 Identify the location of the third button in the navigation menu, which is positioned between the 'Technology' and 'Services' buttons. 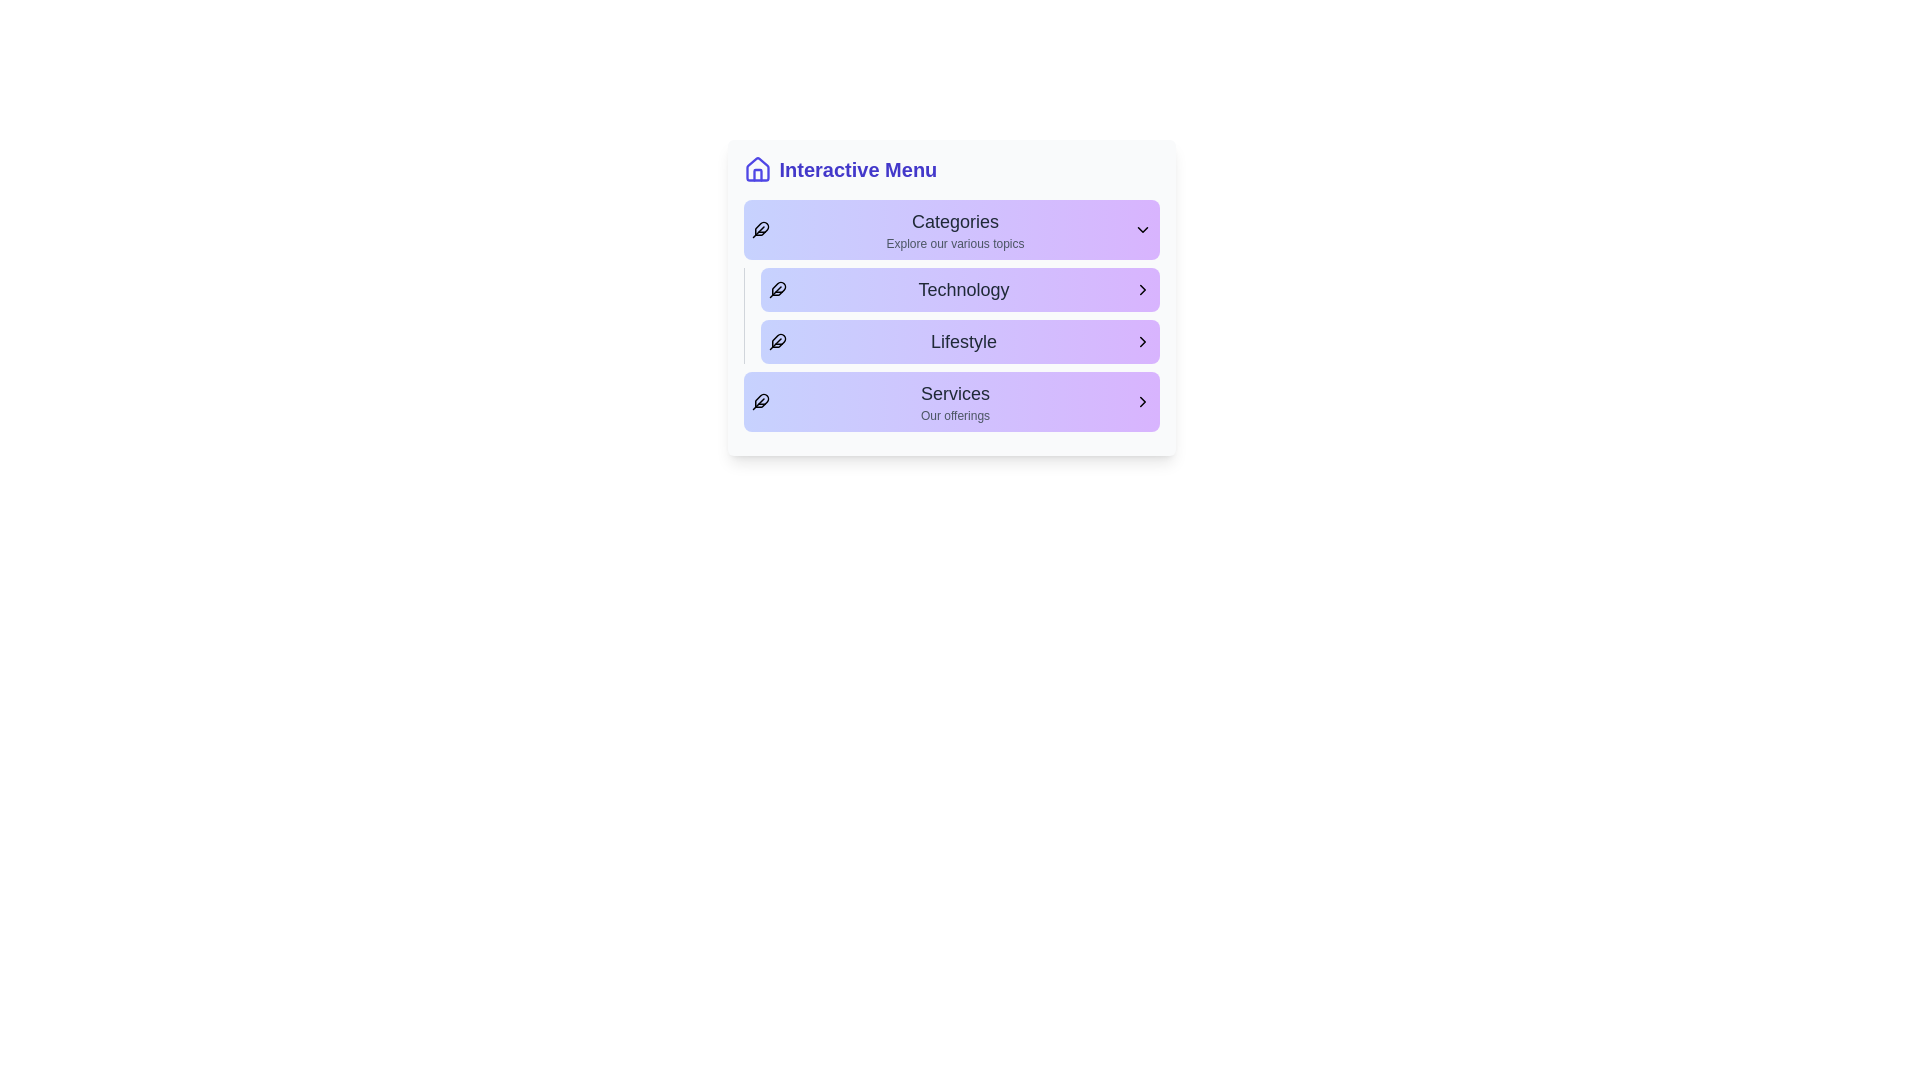
(960, 341).